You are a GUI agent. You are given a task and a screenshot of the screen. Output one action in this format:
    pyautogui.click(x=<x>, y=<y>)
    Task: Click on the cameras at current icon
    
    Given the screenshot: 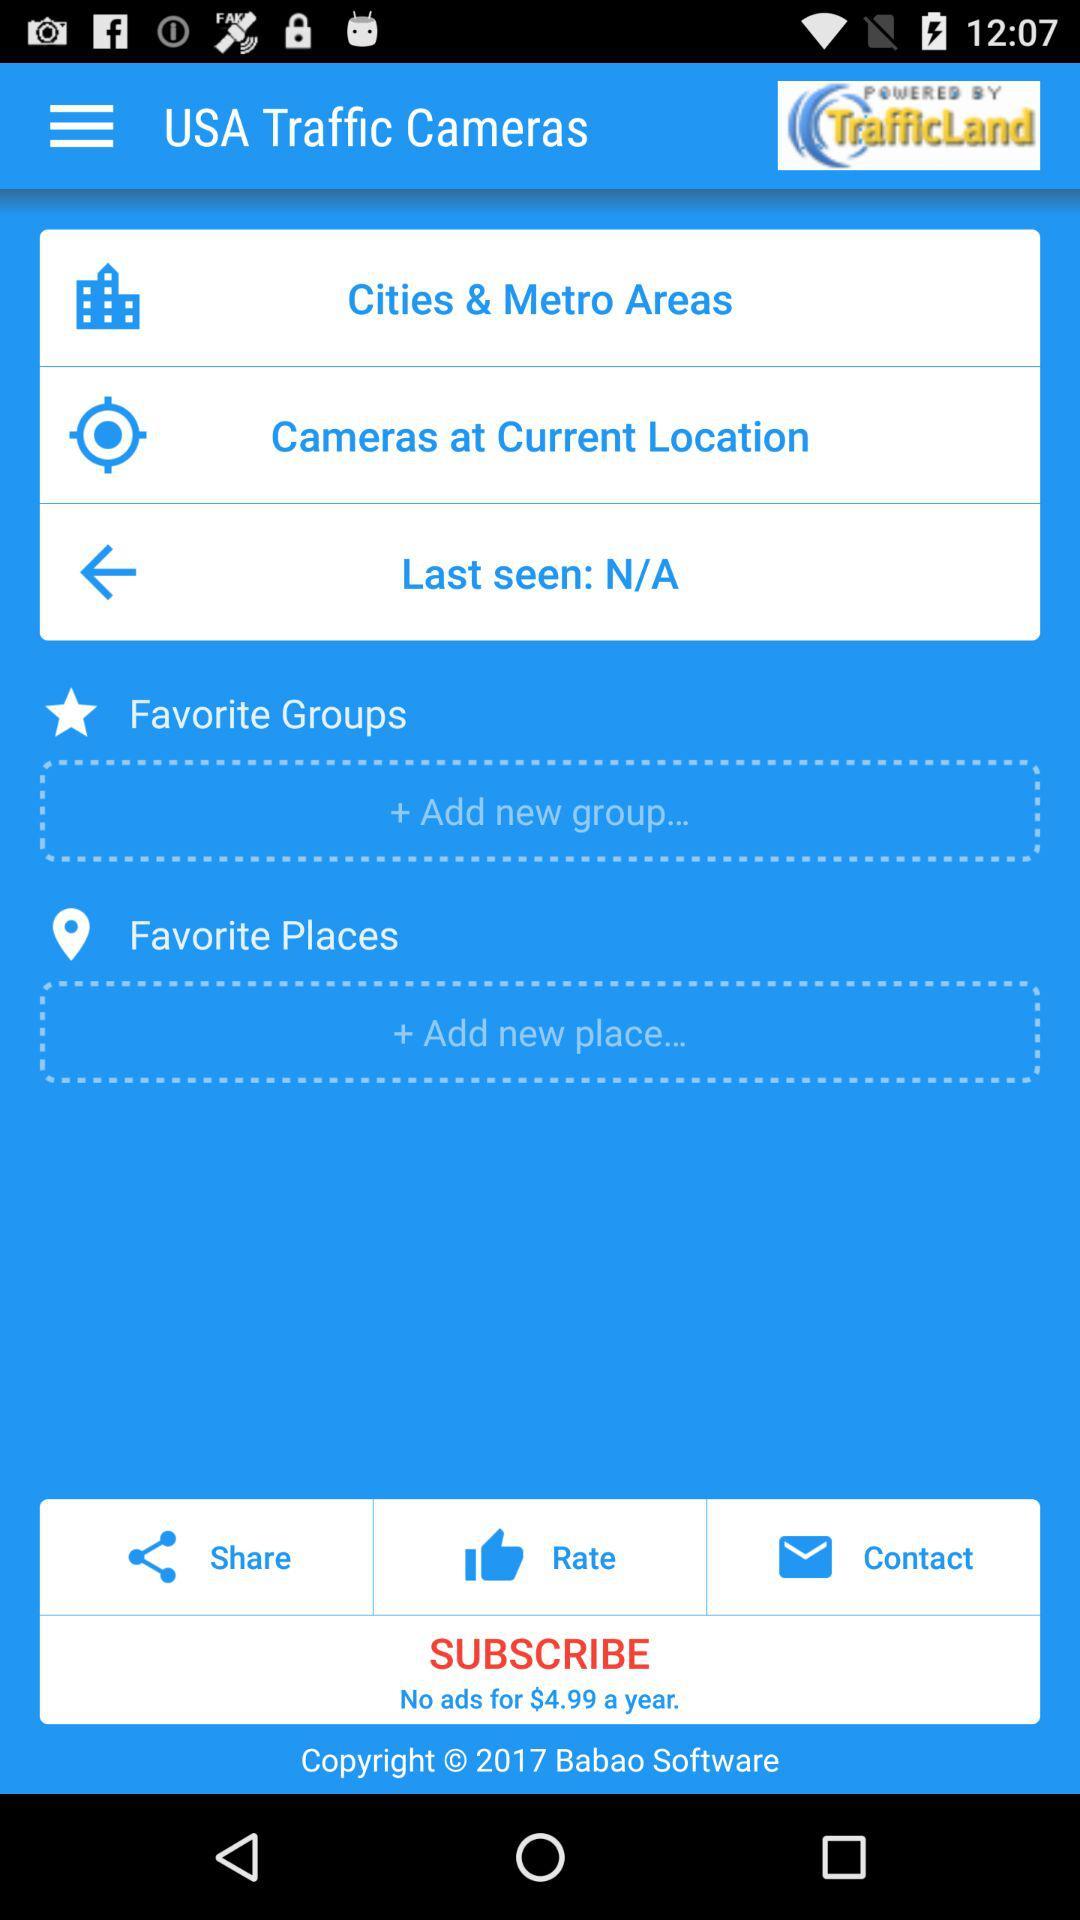 What is the action you would take?
    pyautogui.click(x=540, y=434)
    